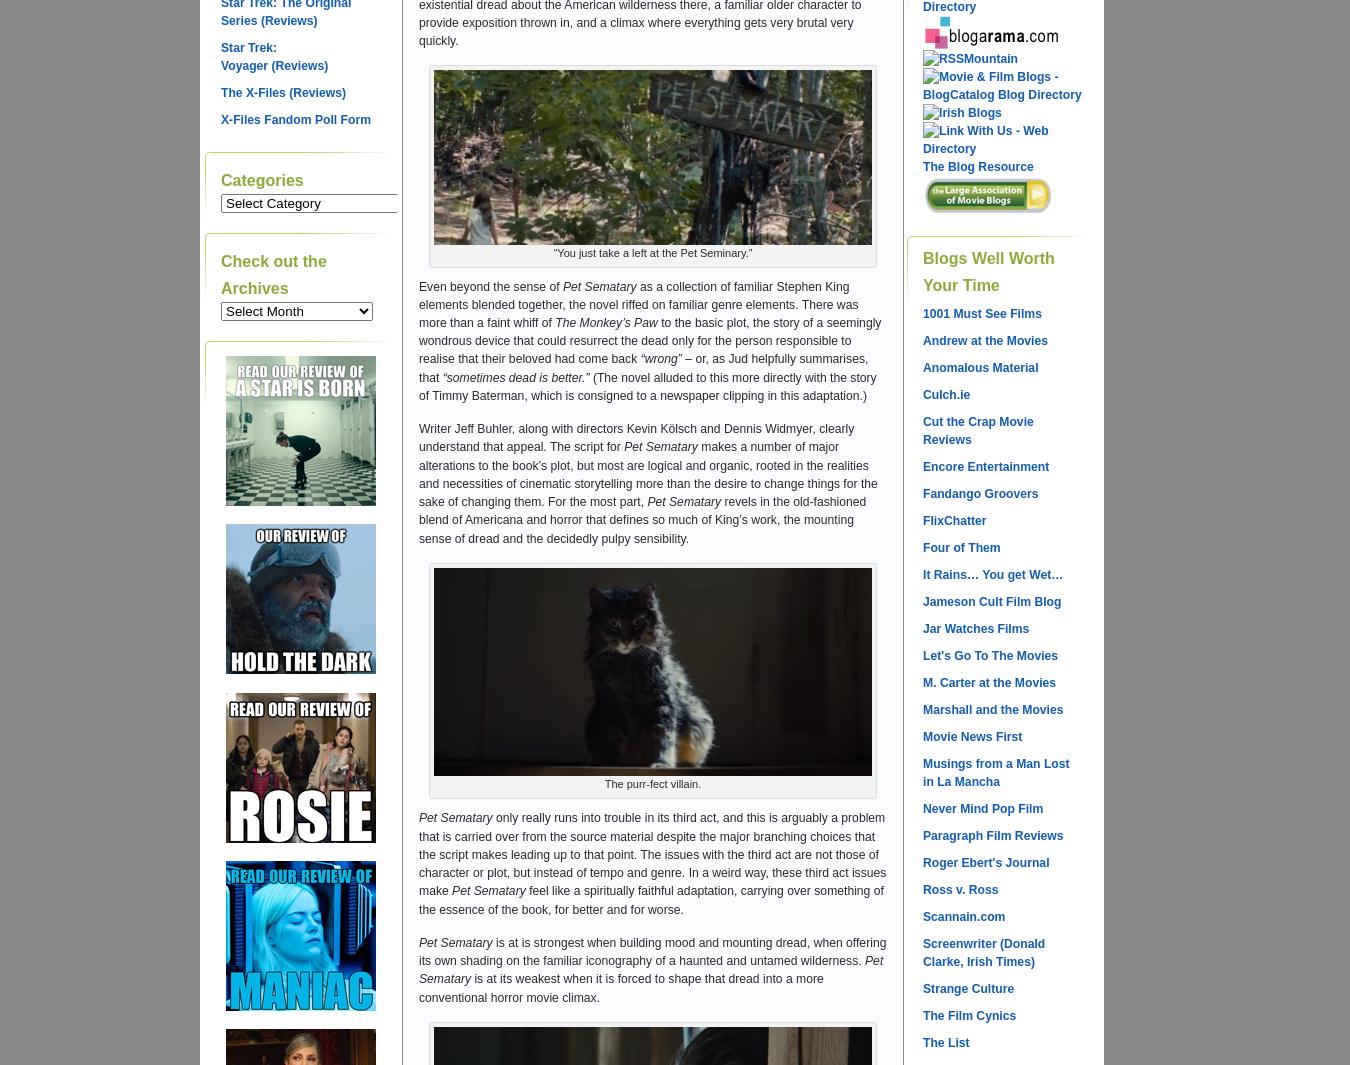  I want to click on 'Four of Them', so click(960, 548).